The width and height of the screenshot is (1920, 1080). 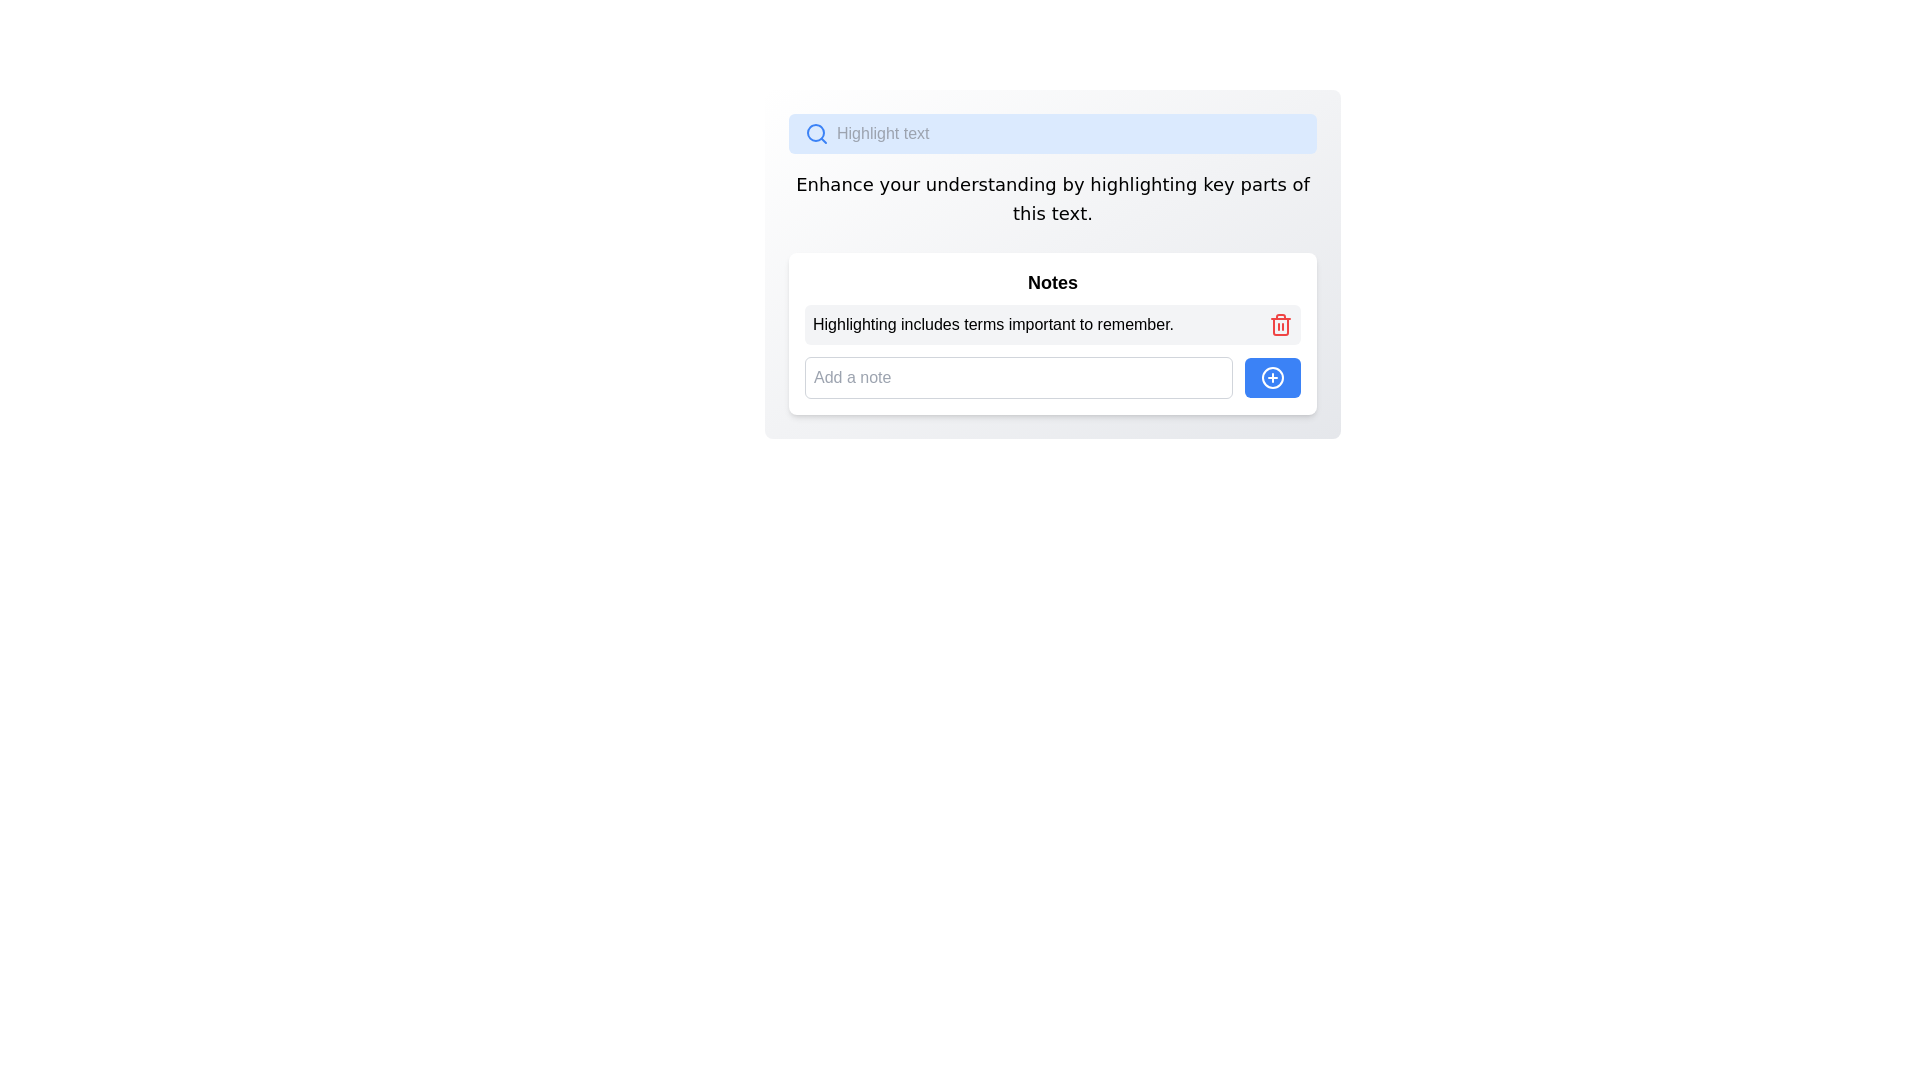 I want to click on the character 't' in the word 'text', which is positioned in the second line of text below the search bar and above the note-taking interface, so click(x=1054, y=213).